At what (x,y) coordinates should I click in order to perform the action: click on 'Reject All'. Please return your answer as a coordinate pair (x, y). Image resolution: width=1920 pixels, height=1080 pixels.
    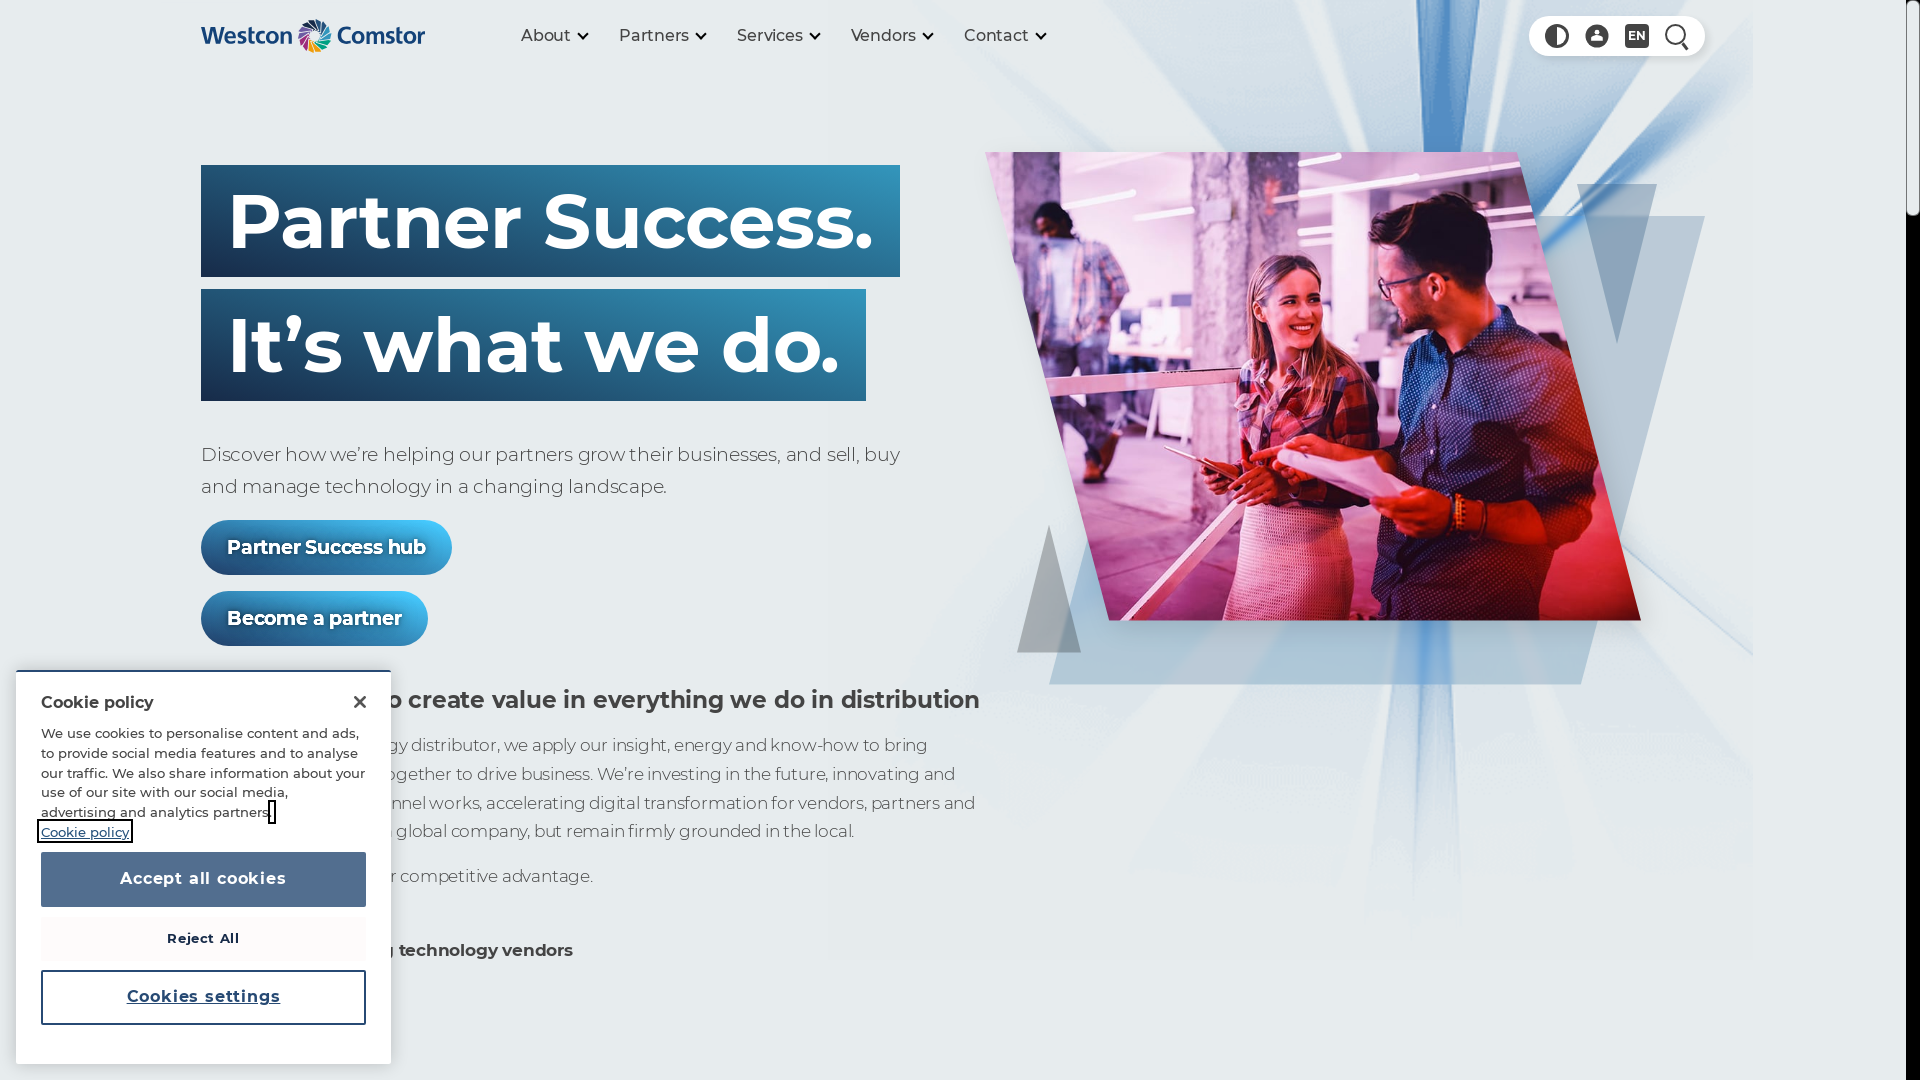
    Looking at the image, I should click on (203, 937).